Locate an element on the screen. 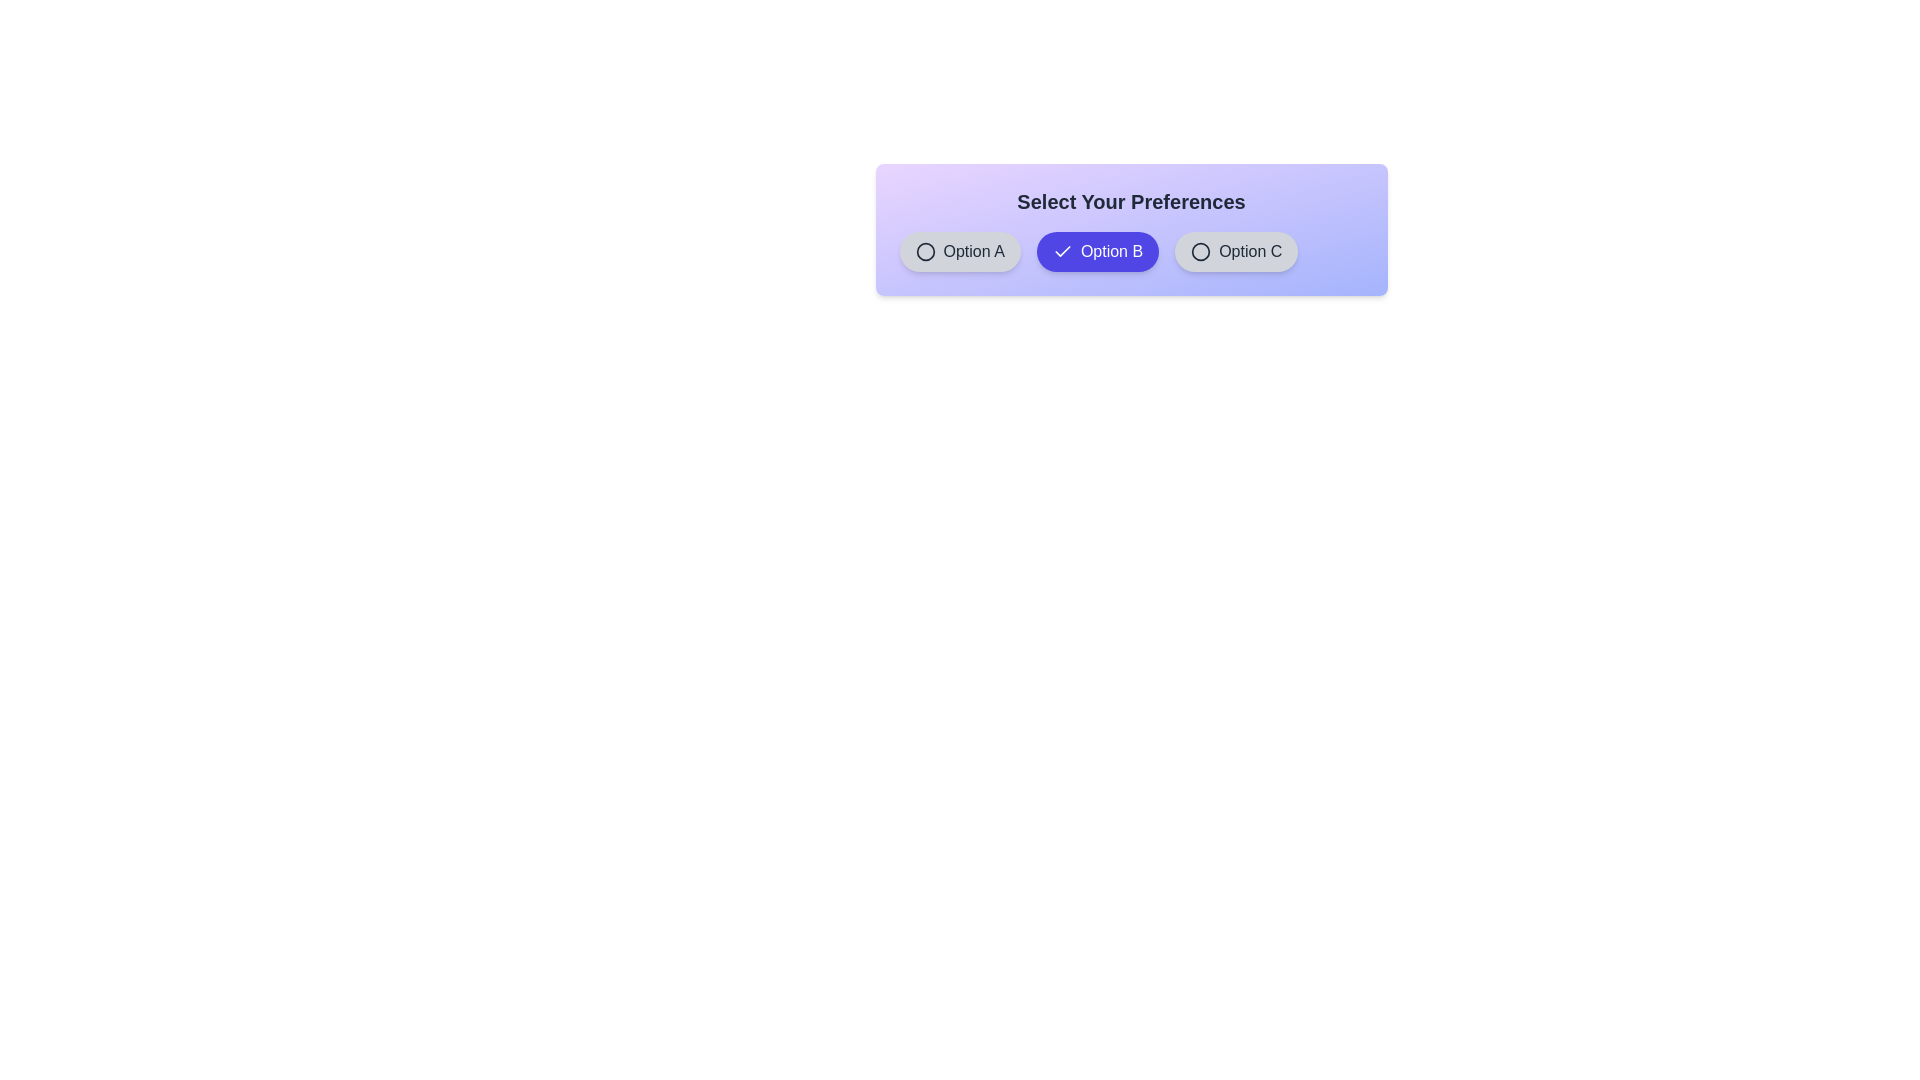  the chip labeled Option B is located at coordinates (1097, 250).